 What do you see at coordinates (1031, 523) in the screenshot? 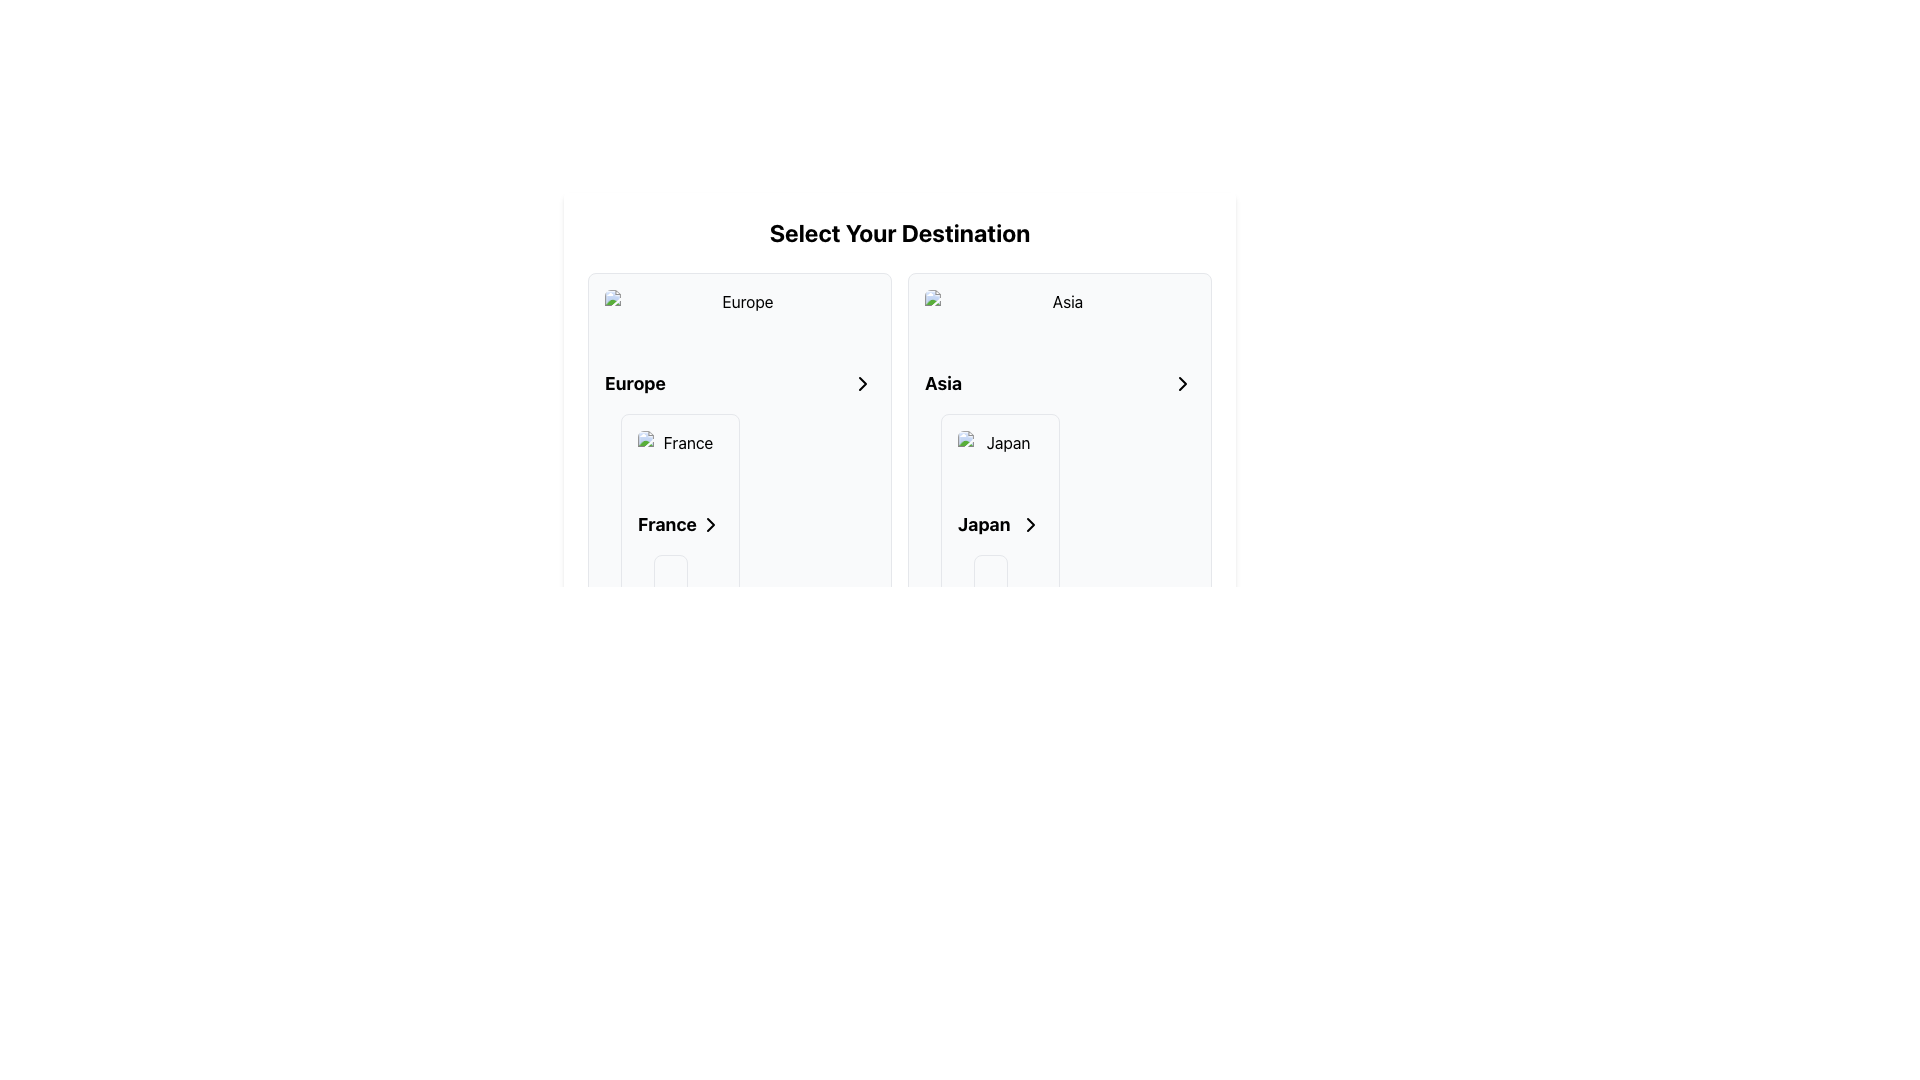
I see `the navigation icon located to the right of the 'Japan' text` at bounding box center [1031, 523].